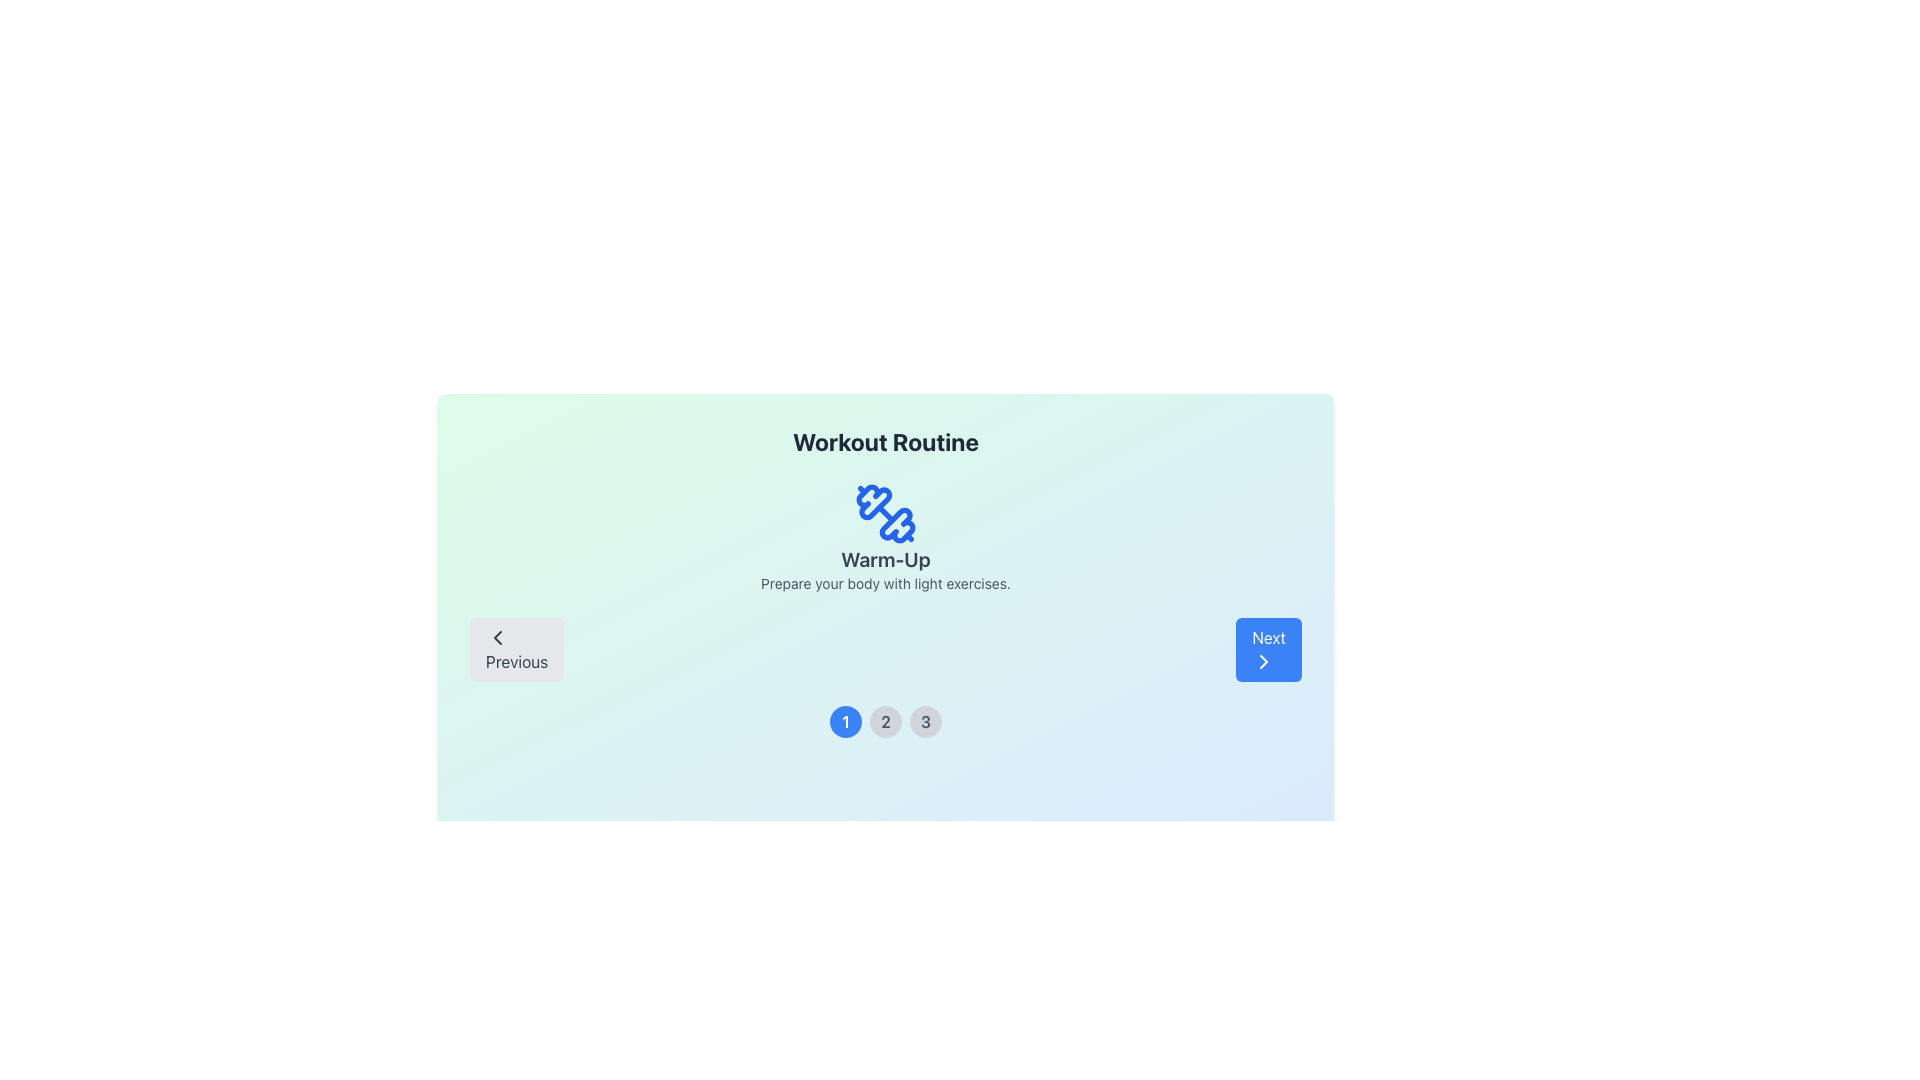 The width and height of the screenshot is (1920, 1080). Describe the element at coordinates (874, 501) in the screenshot. I see `the blue workout dumbbell icon located below the 'Workout Routine' heading and aligned with 'Warm-Up'` at that location.